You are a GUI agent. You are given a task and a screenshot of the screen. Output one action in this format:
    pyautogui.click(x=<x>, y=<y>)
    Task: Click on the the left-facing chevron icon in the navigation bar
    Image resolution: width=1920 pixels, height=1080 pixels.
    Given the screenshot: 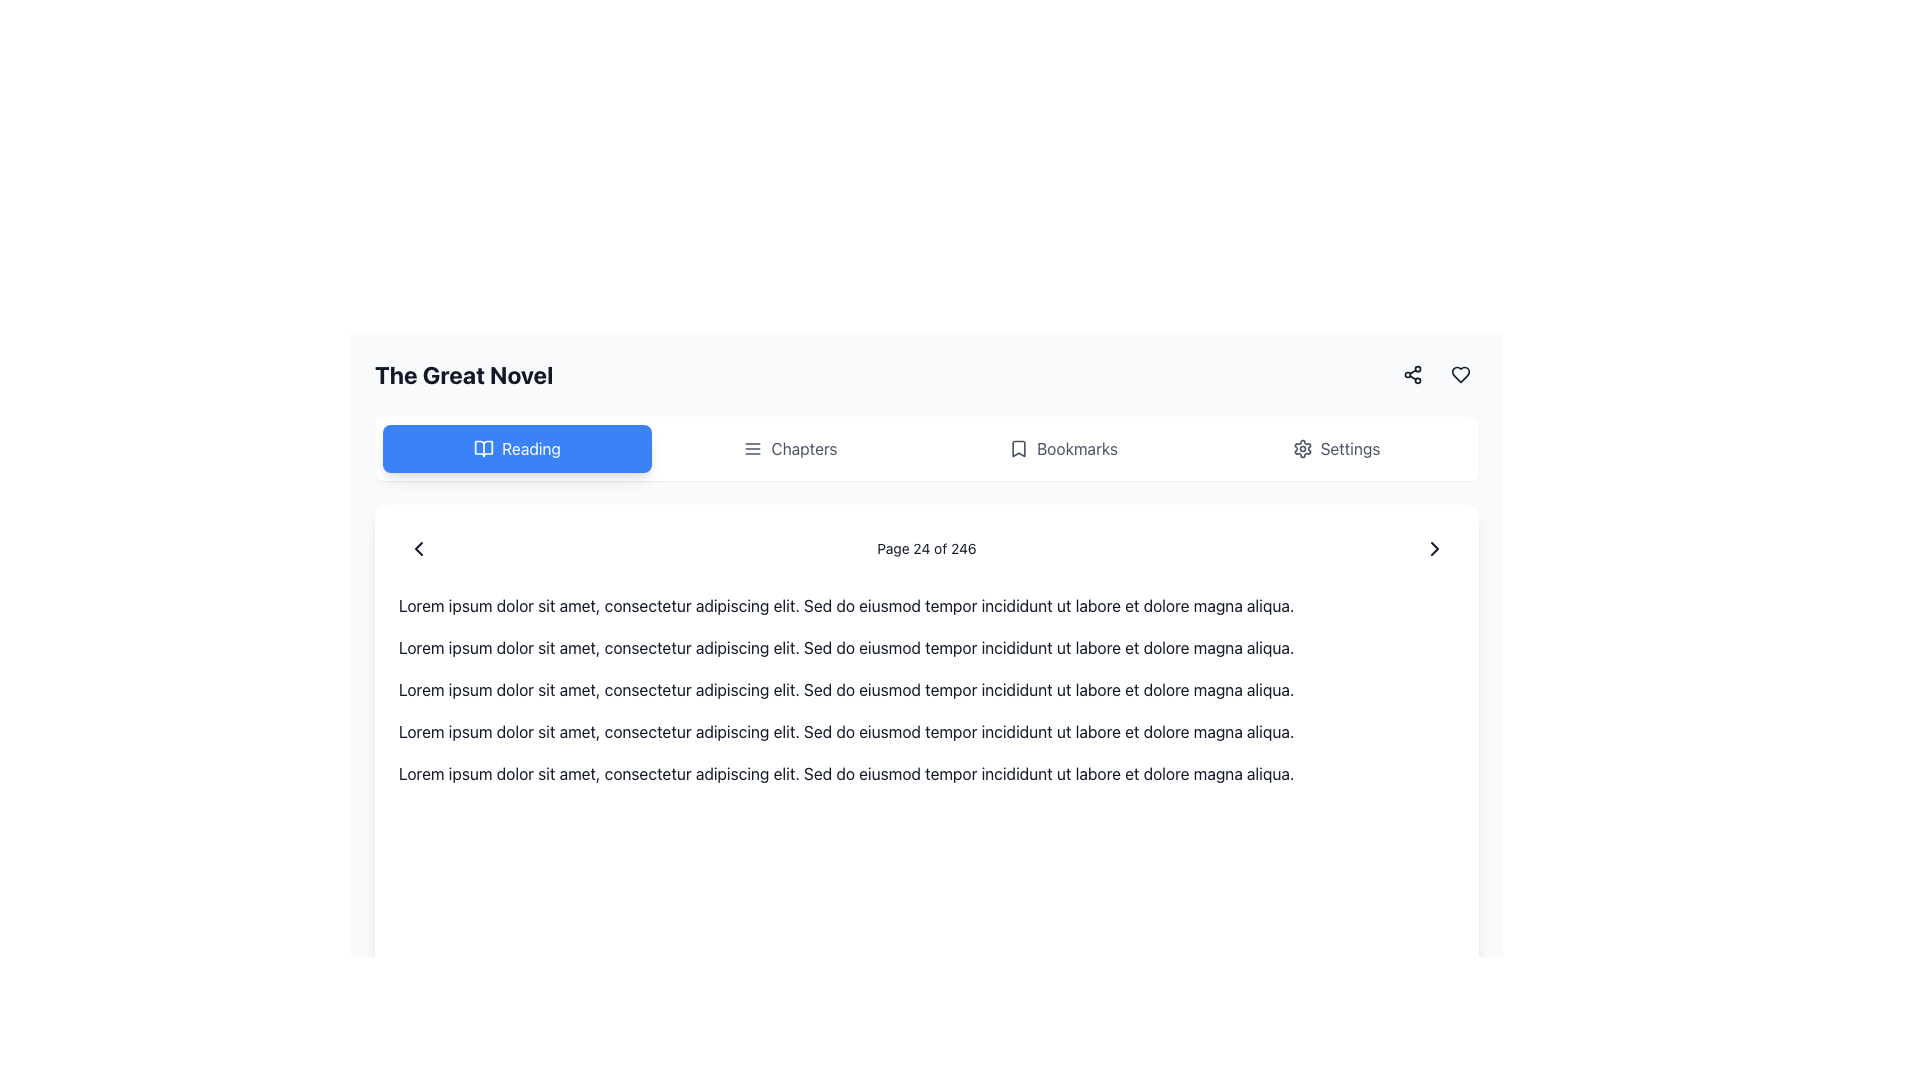 What is the action you would take?
    pyautogui.click(x=417, y=548)
    